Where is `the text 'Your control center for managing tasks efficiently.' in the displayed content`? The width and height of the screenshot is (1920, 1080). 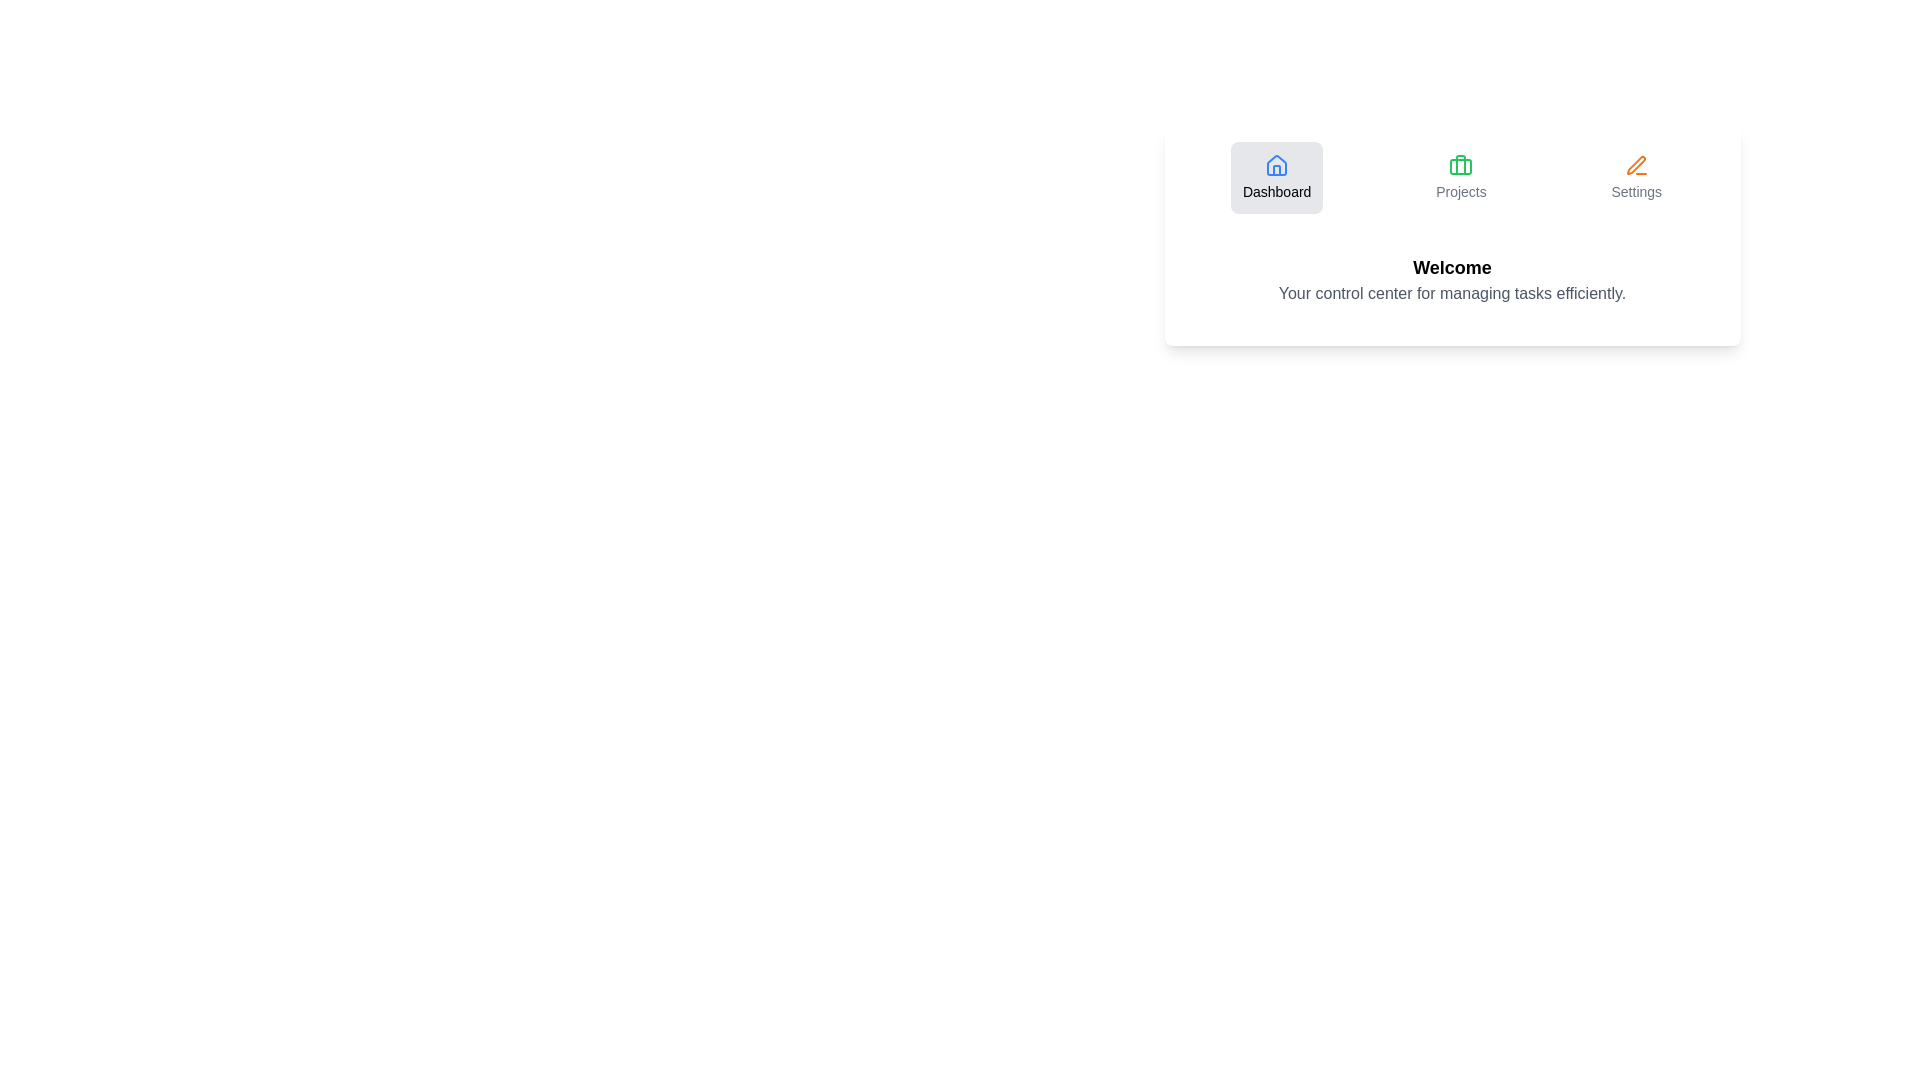 the text 'Your control center for managing tasks efficiently.' in the displayed content is located at coordinates (1452, 293).